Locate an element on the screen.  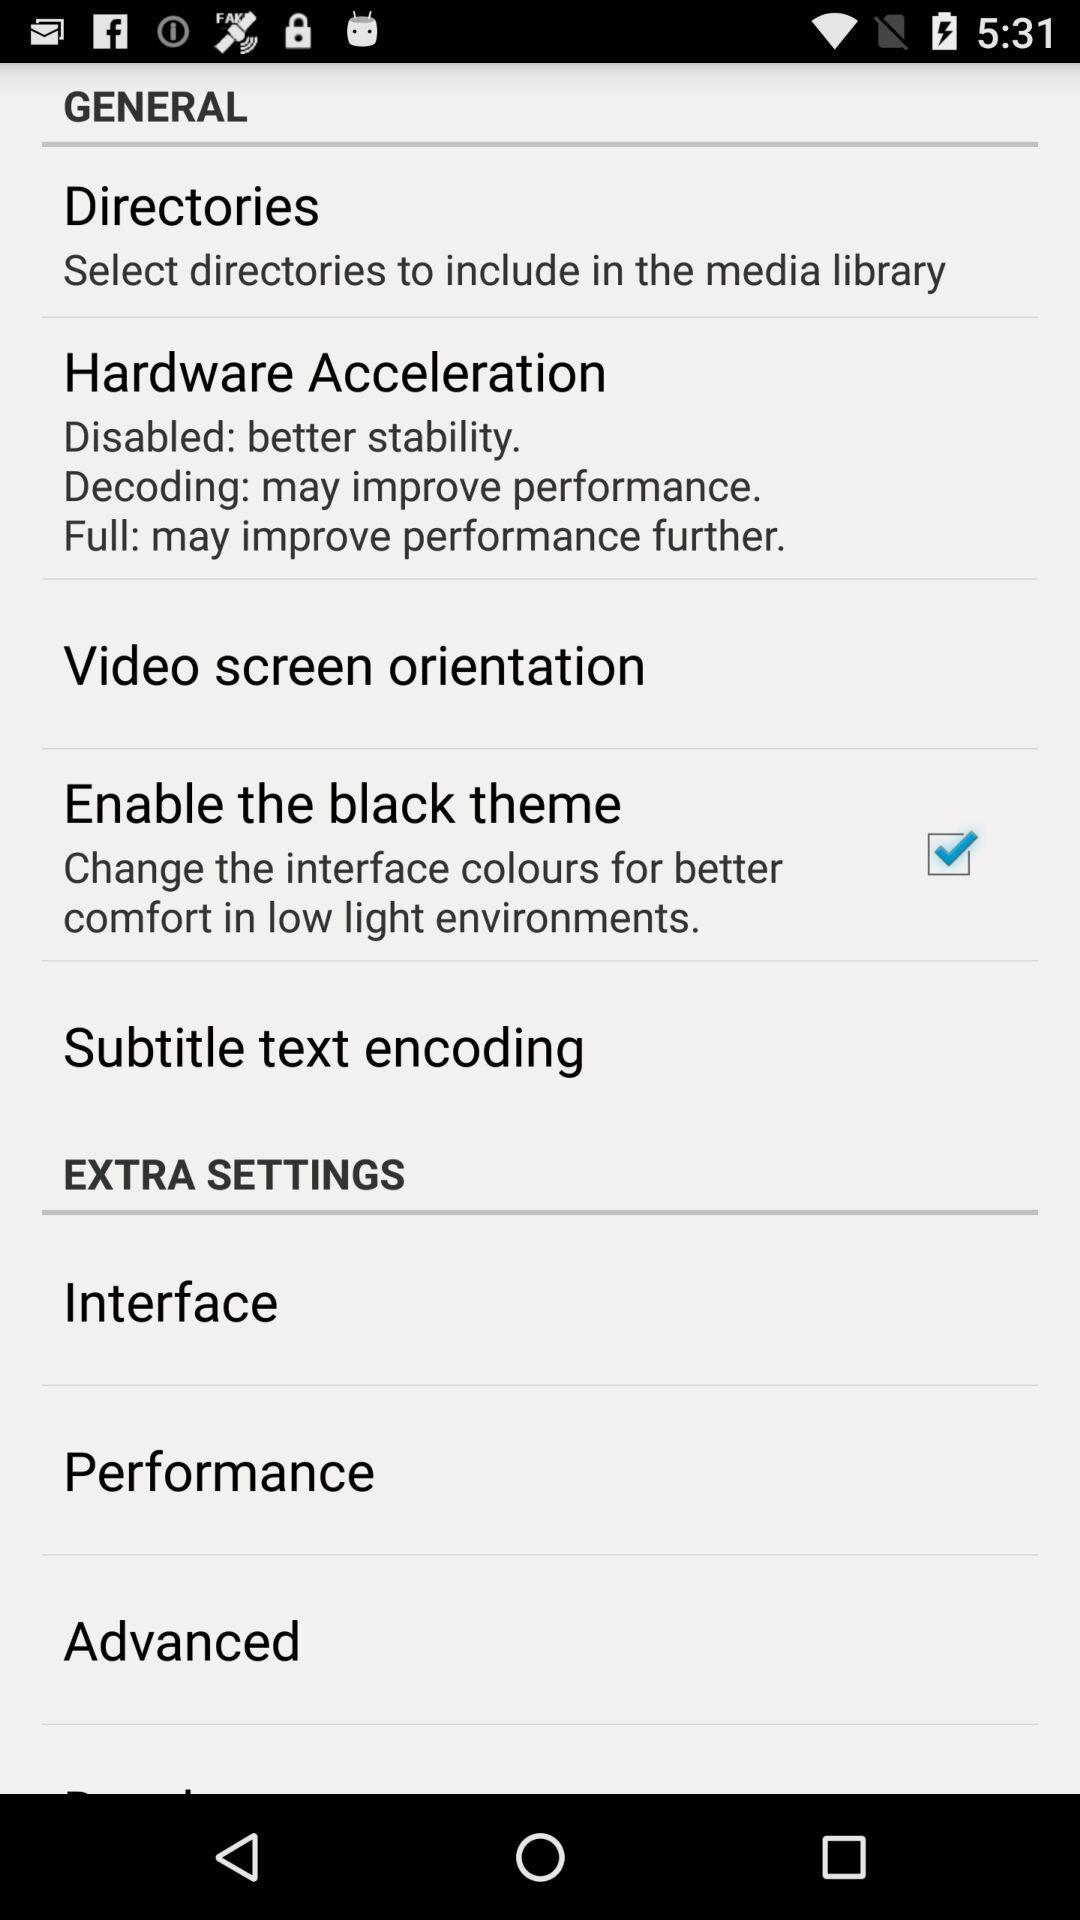
icon below the enable the black icon is located at coordinates (463, 890).